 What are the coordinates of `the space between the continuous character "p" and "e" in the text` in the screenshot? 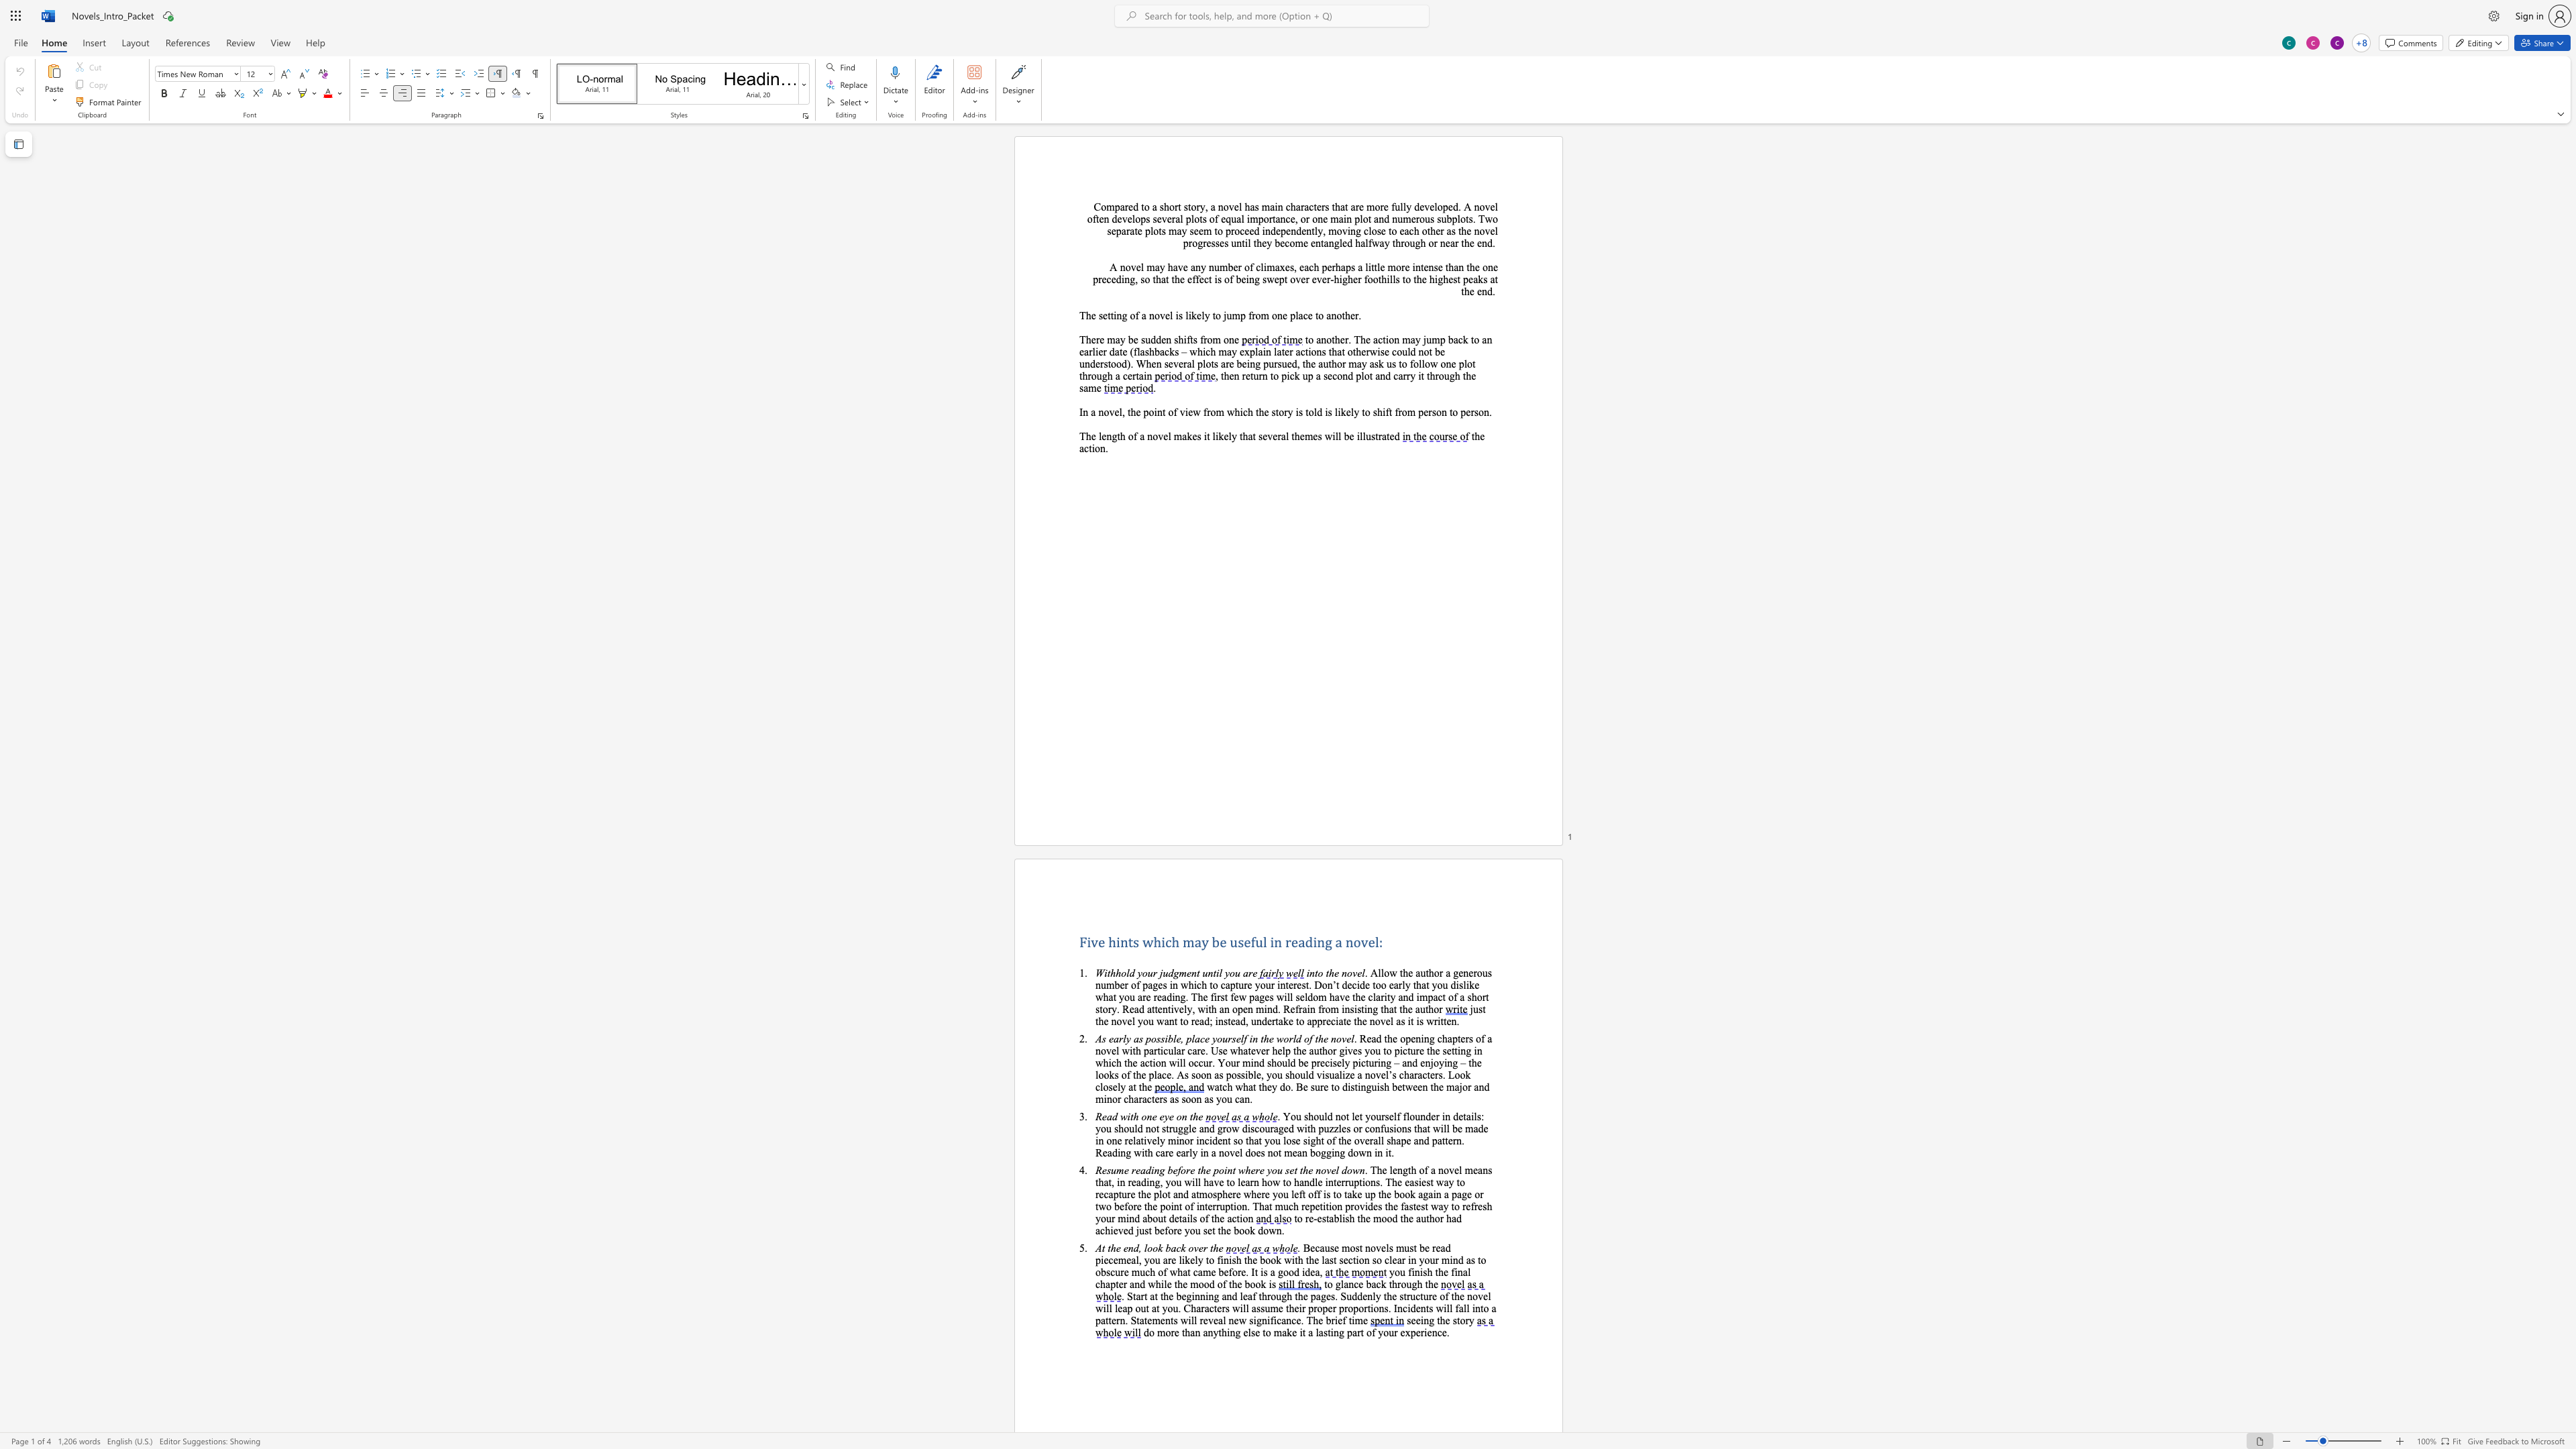 It's located at (1447, 206).